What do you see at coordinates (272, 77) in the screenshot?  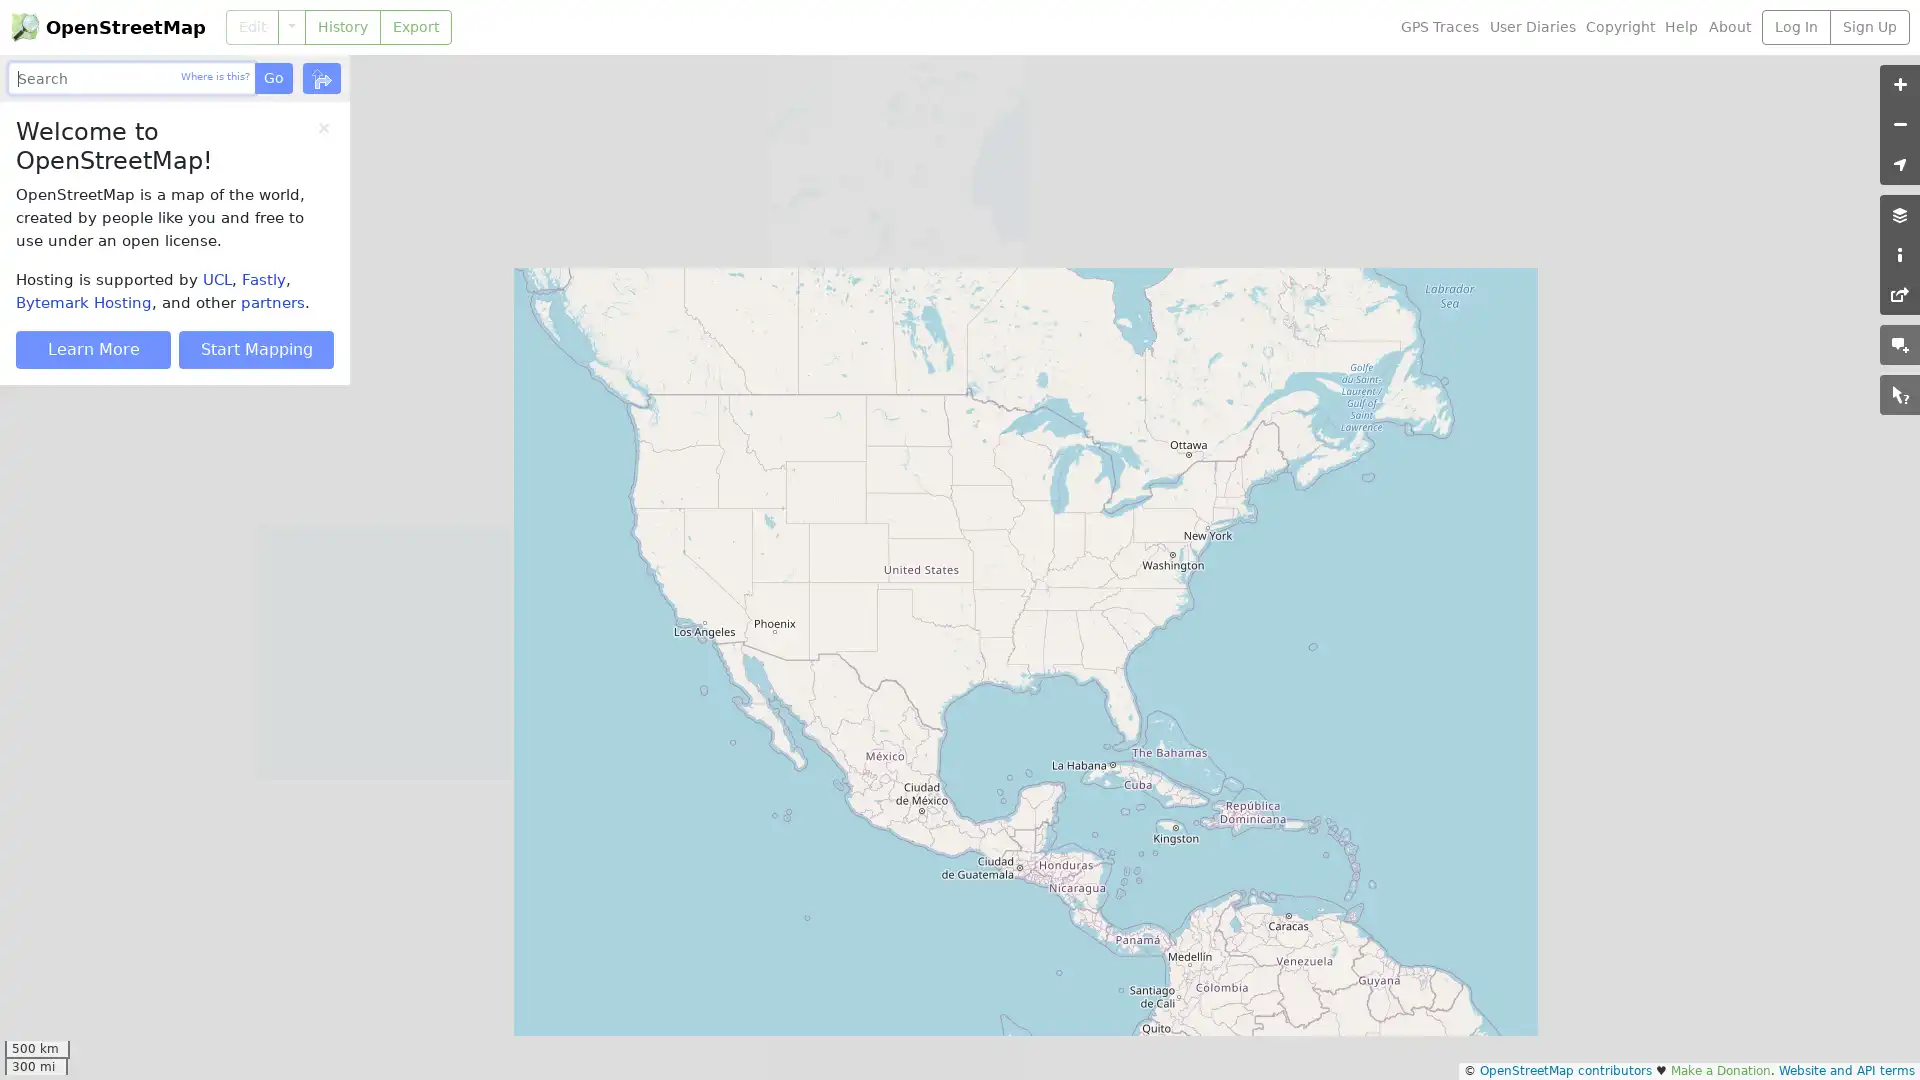 I see `Go` at bounding box center [272, 77].